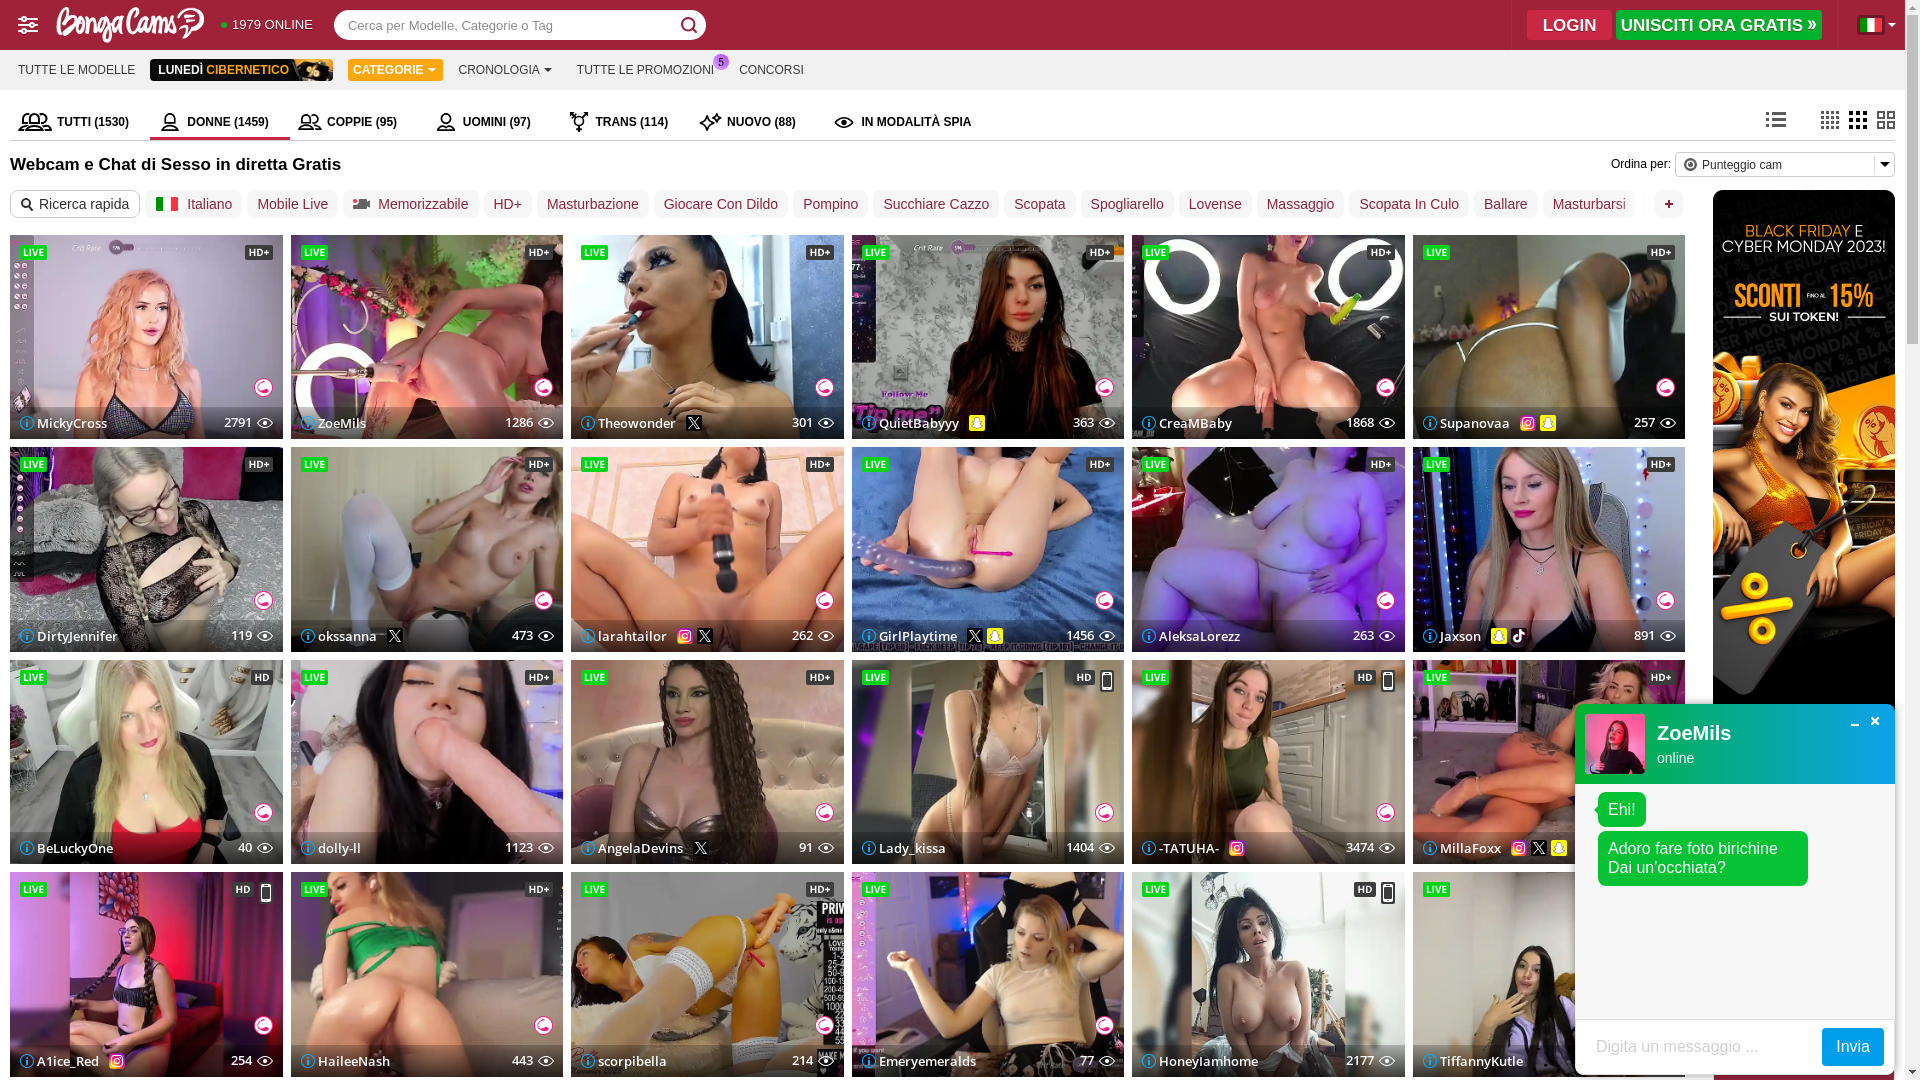 This screenshot has height=1080, width=1920. I want to click on 'UNISCITI ORA GRATIS', so click(1717, 24).